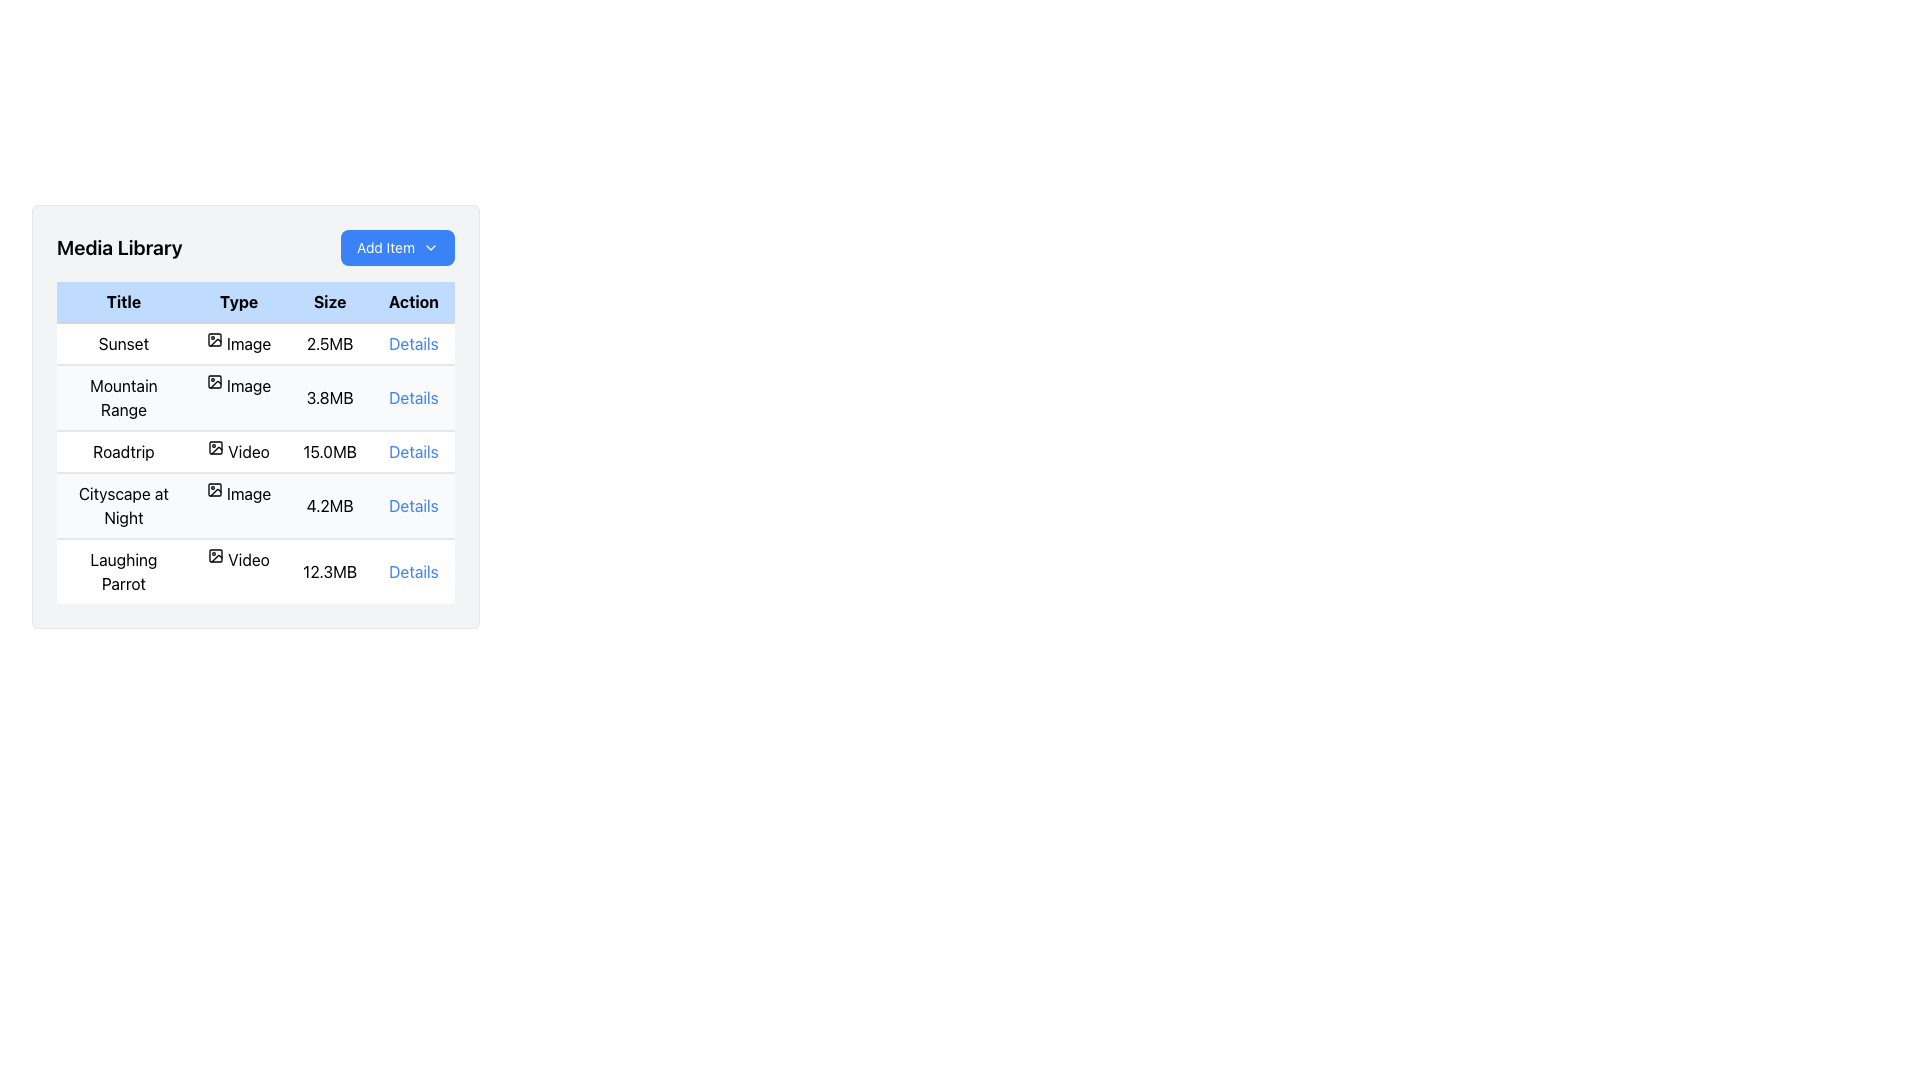 The height and width of the screenshot is (1080, 1920). What do you see at coordinates (412, 504) in the screenshot?
I see `the hyperlink in the 'Action' column of the fourth row` at bounding box center [412, 504].